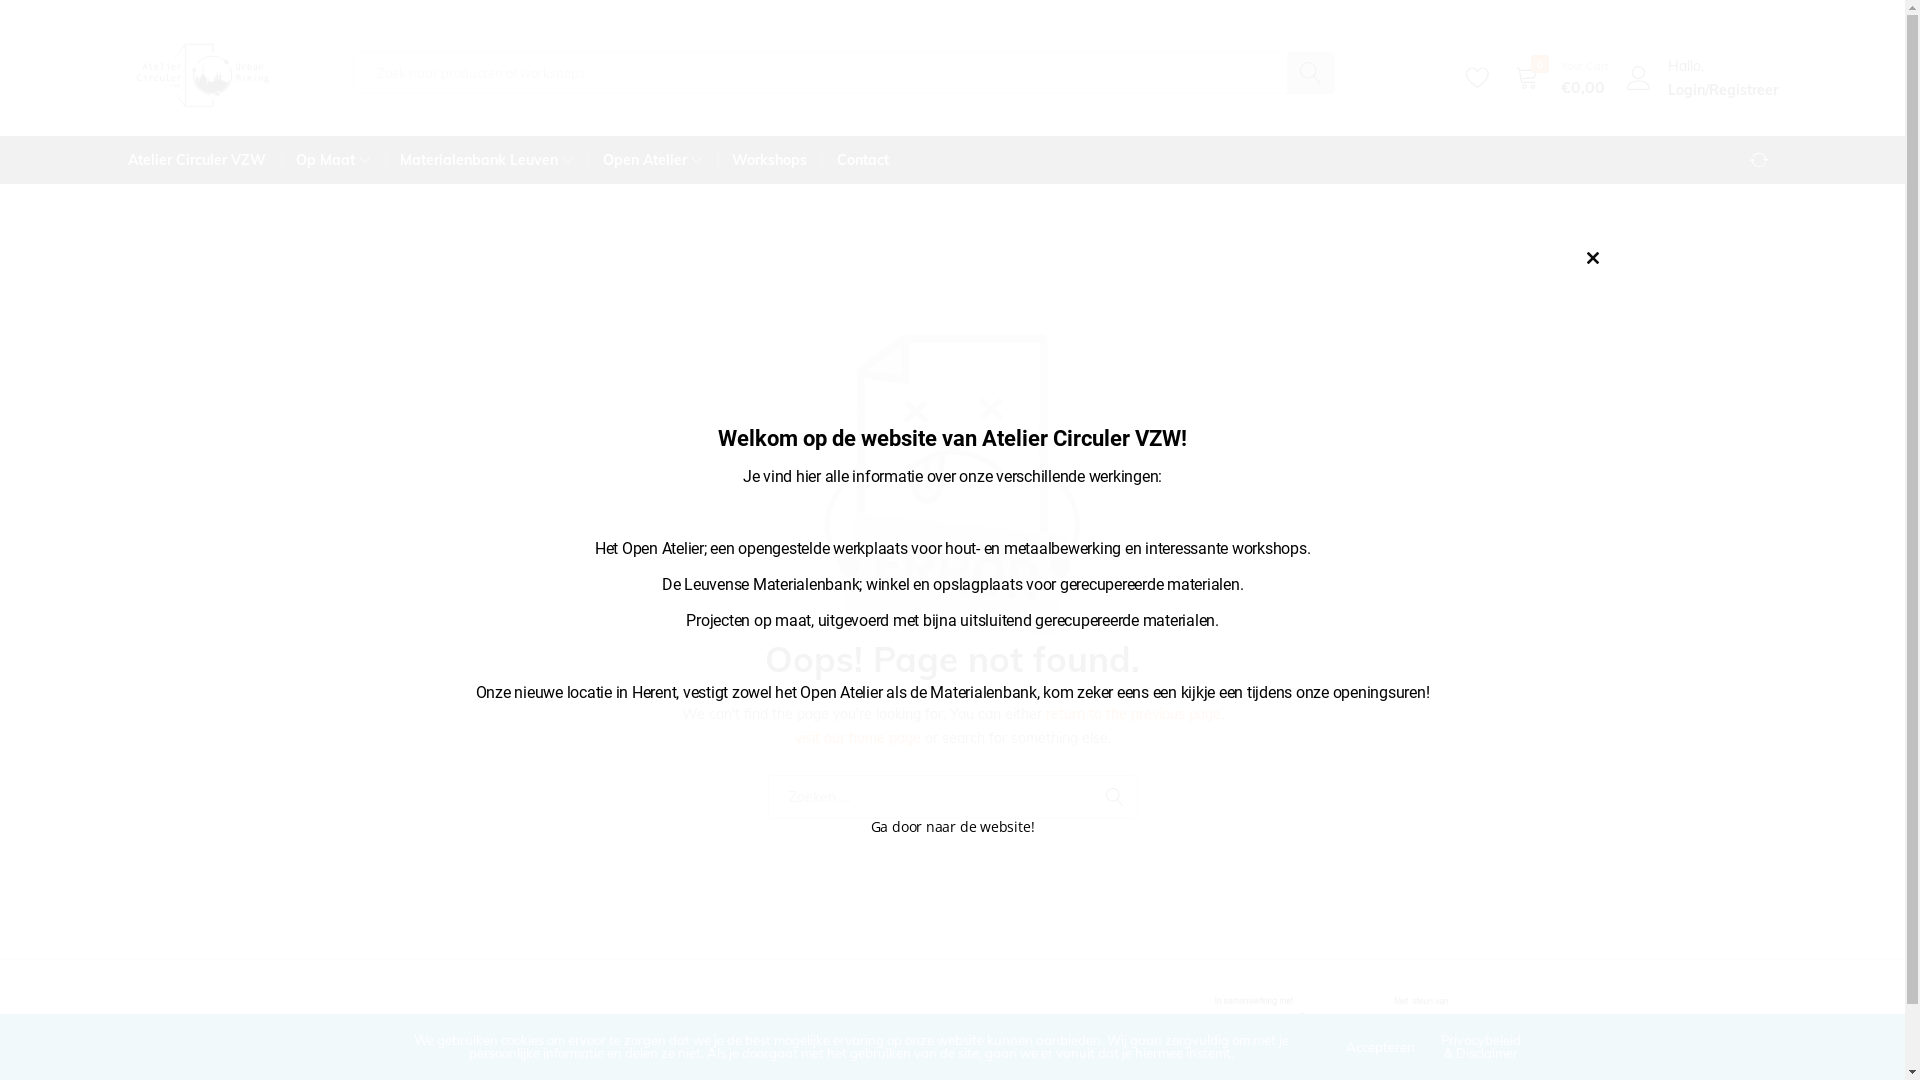 The image size is (1920, 1080). I want to click on 'Open Atelier', so click(587, 158).